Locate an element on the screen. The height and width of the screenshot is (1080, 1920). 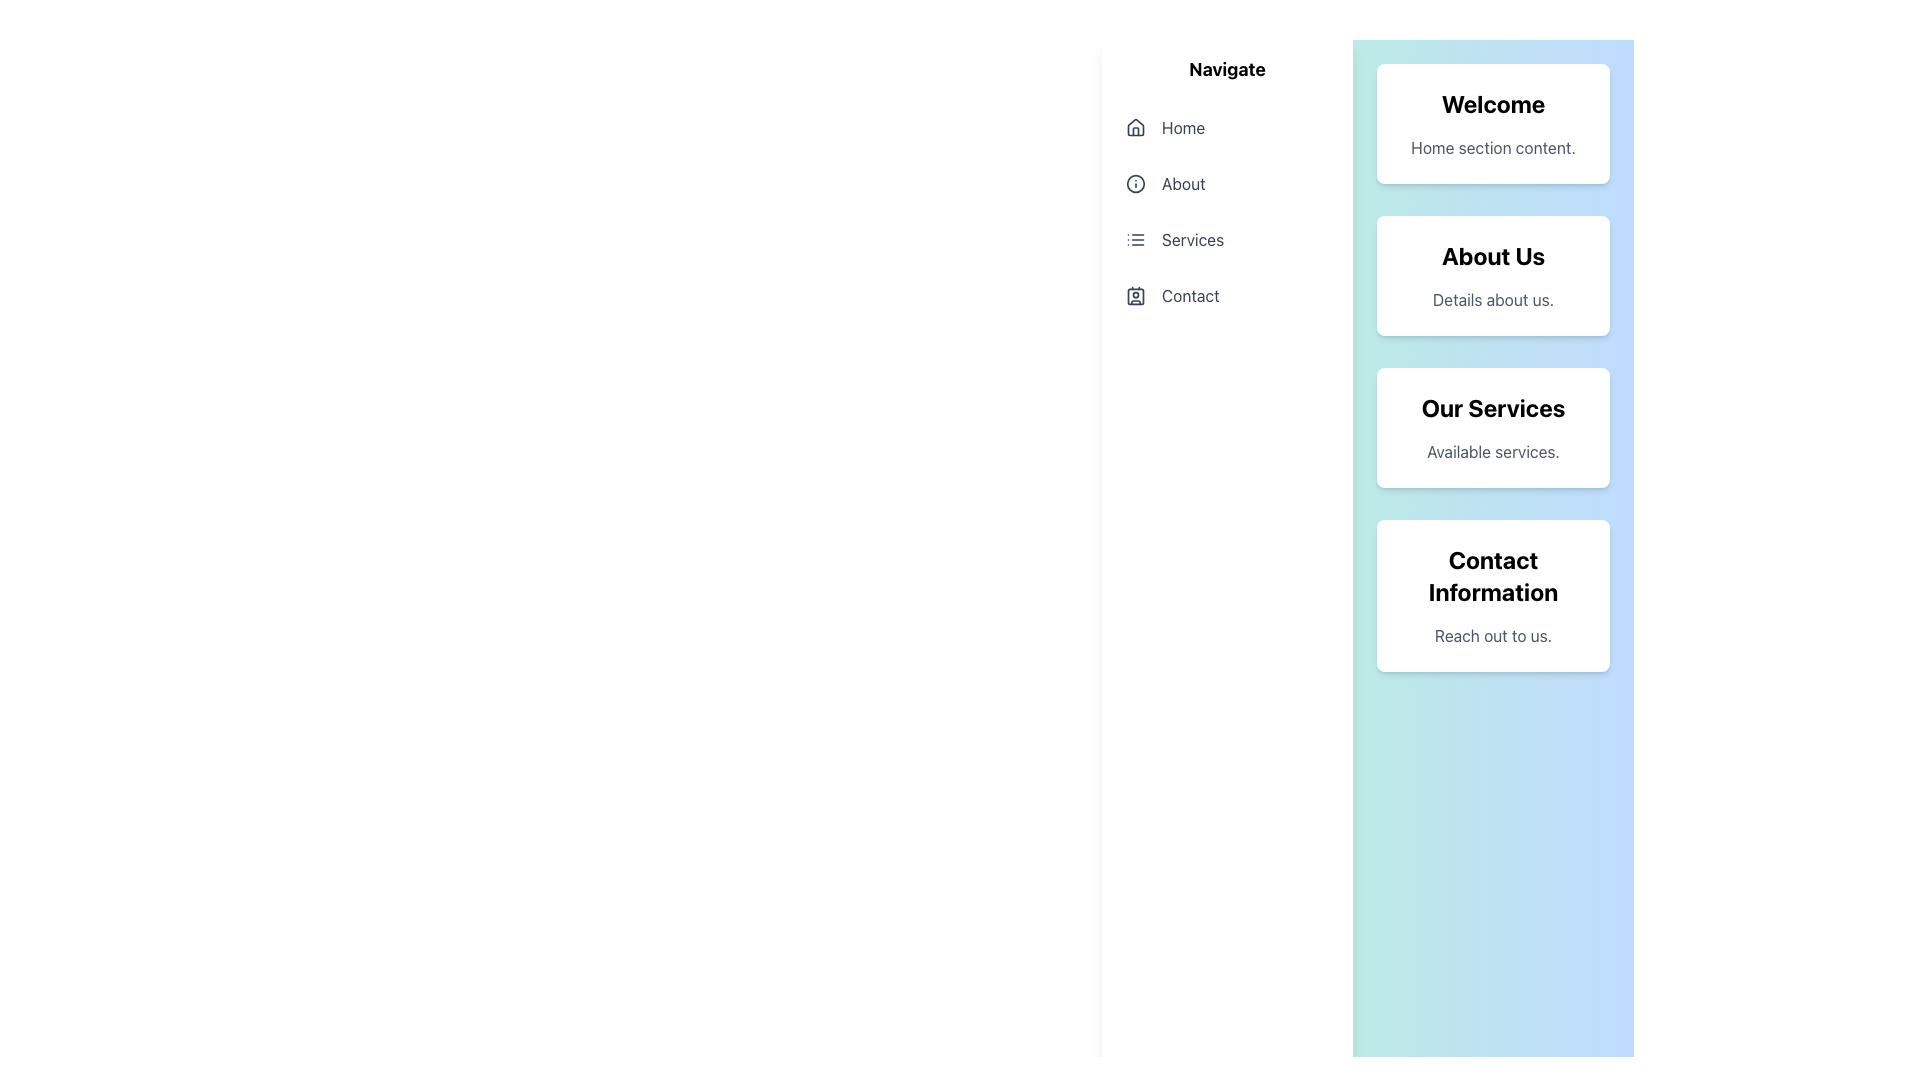
the 'About' text label in the sidebar navigation, which is the second item in the list, to provide visual feedback for the user is located at coordinates (1183, 184).